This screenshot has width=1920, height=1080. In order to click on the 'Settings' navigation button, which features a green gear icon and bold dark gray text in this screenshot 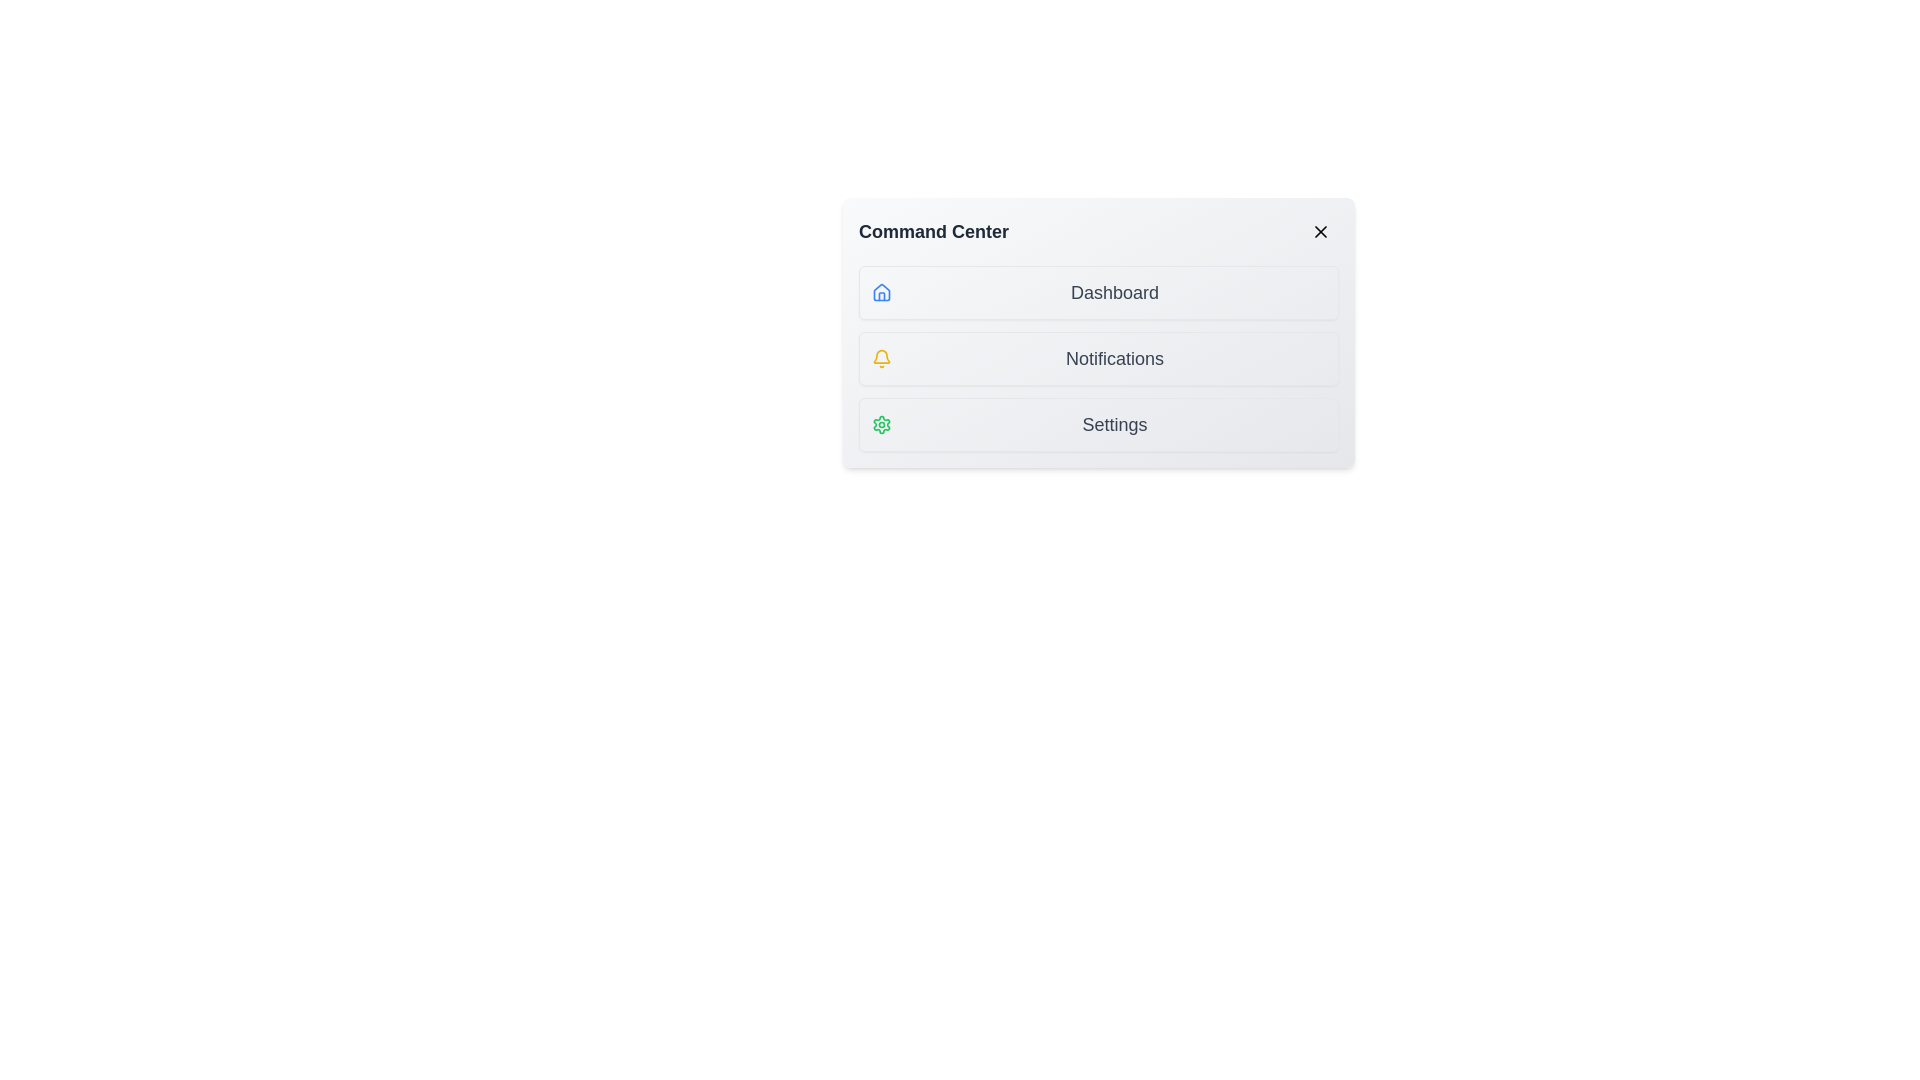, I will do `click(1098, 423)`.